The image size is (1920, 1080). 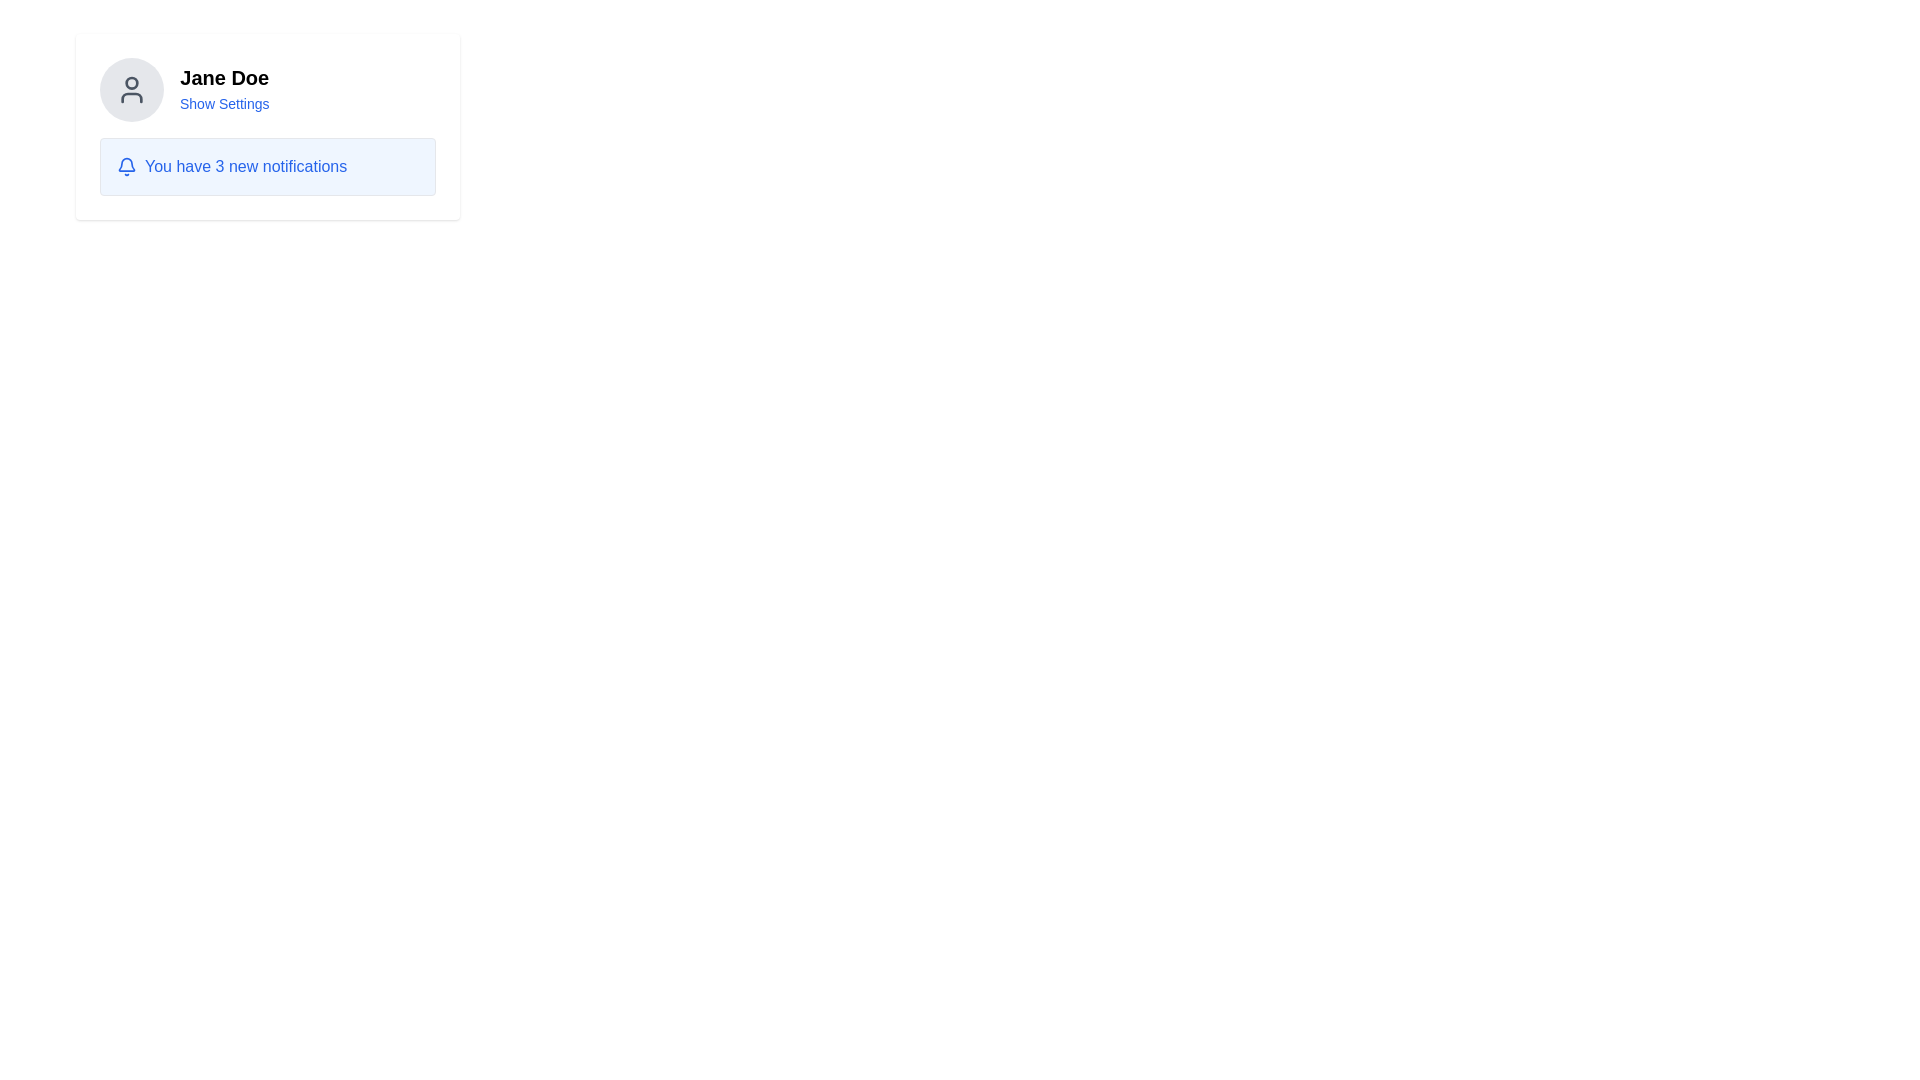 What do you see at coordinates (224, 104) in the screenshot?
I see `the text link located directly below 'Jane Doe'` at bounding box center [224, 104].